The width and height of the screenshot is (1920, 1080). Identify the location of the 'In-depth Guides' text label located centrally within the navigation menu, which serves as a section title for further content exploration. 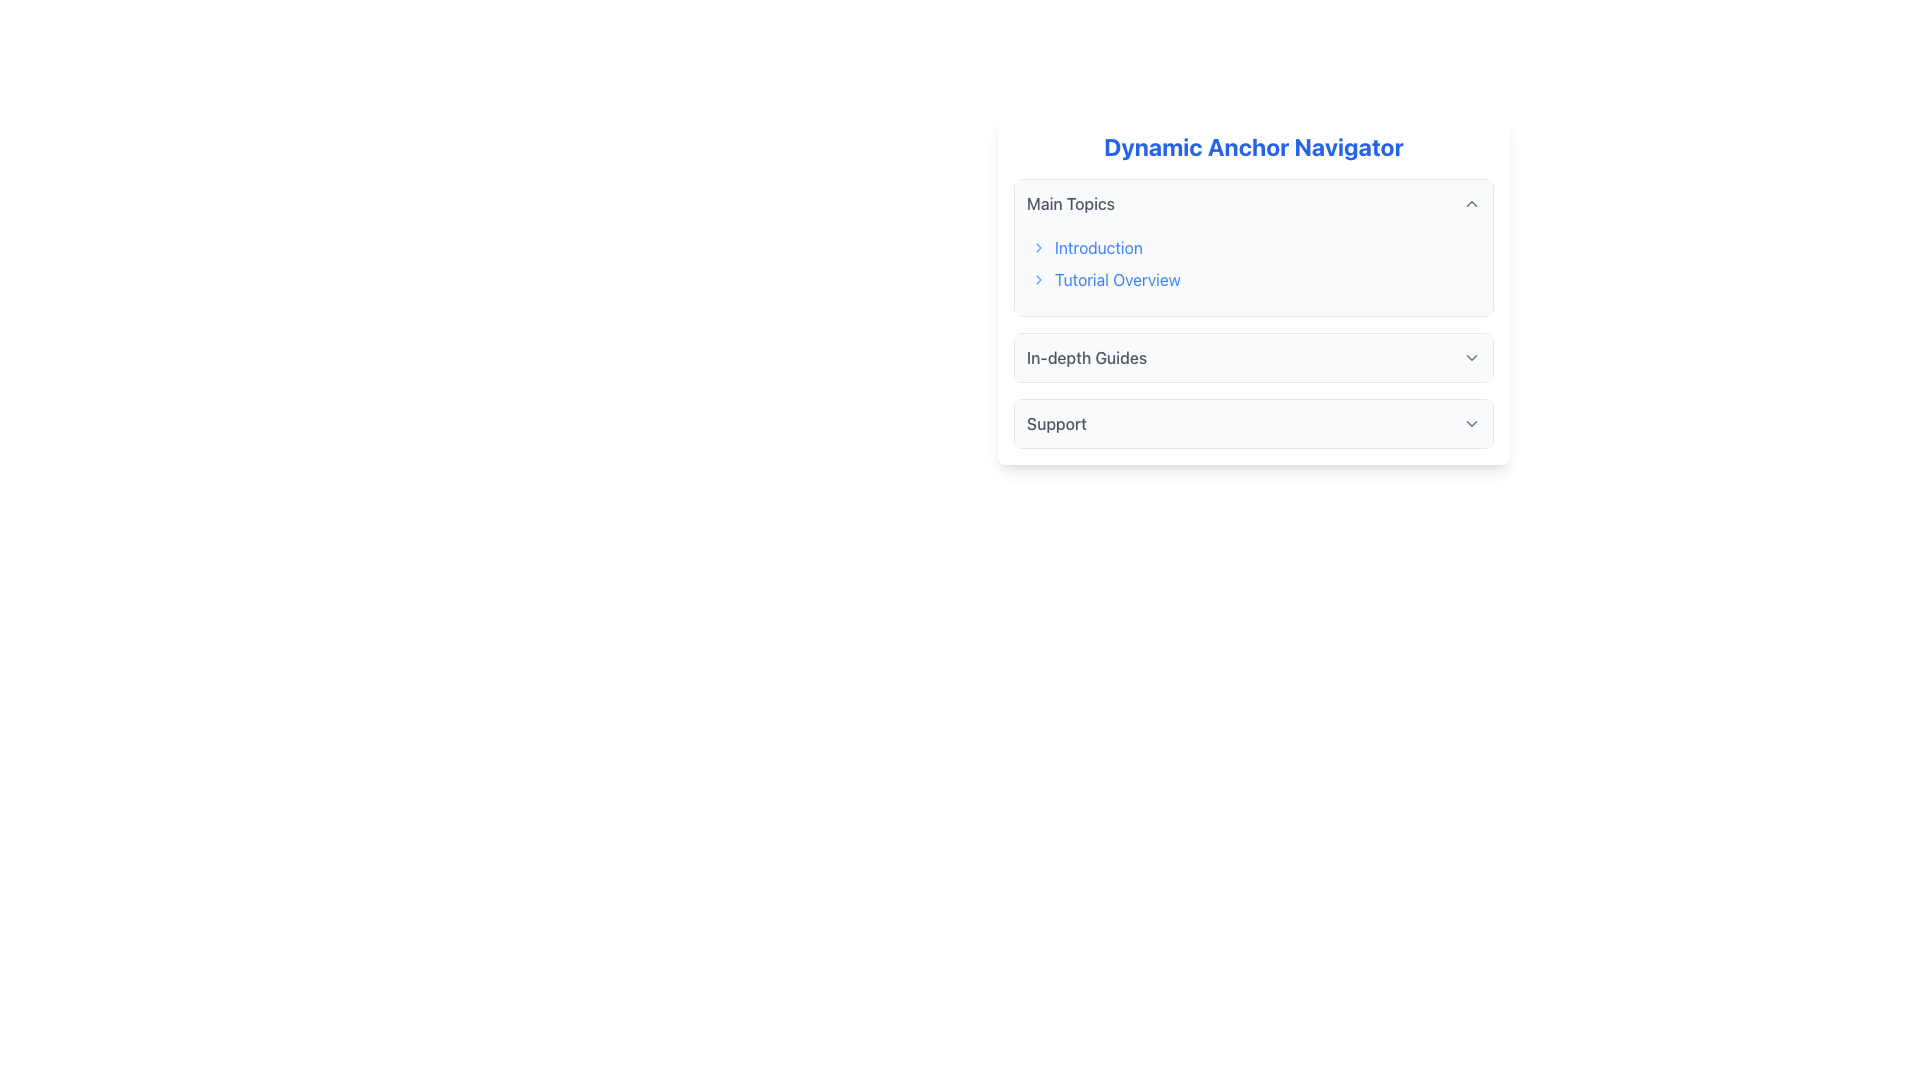
(1086, 357).